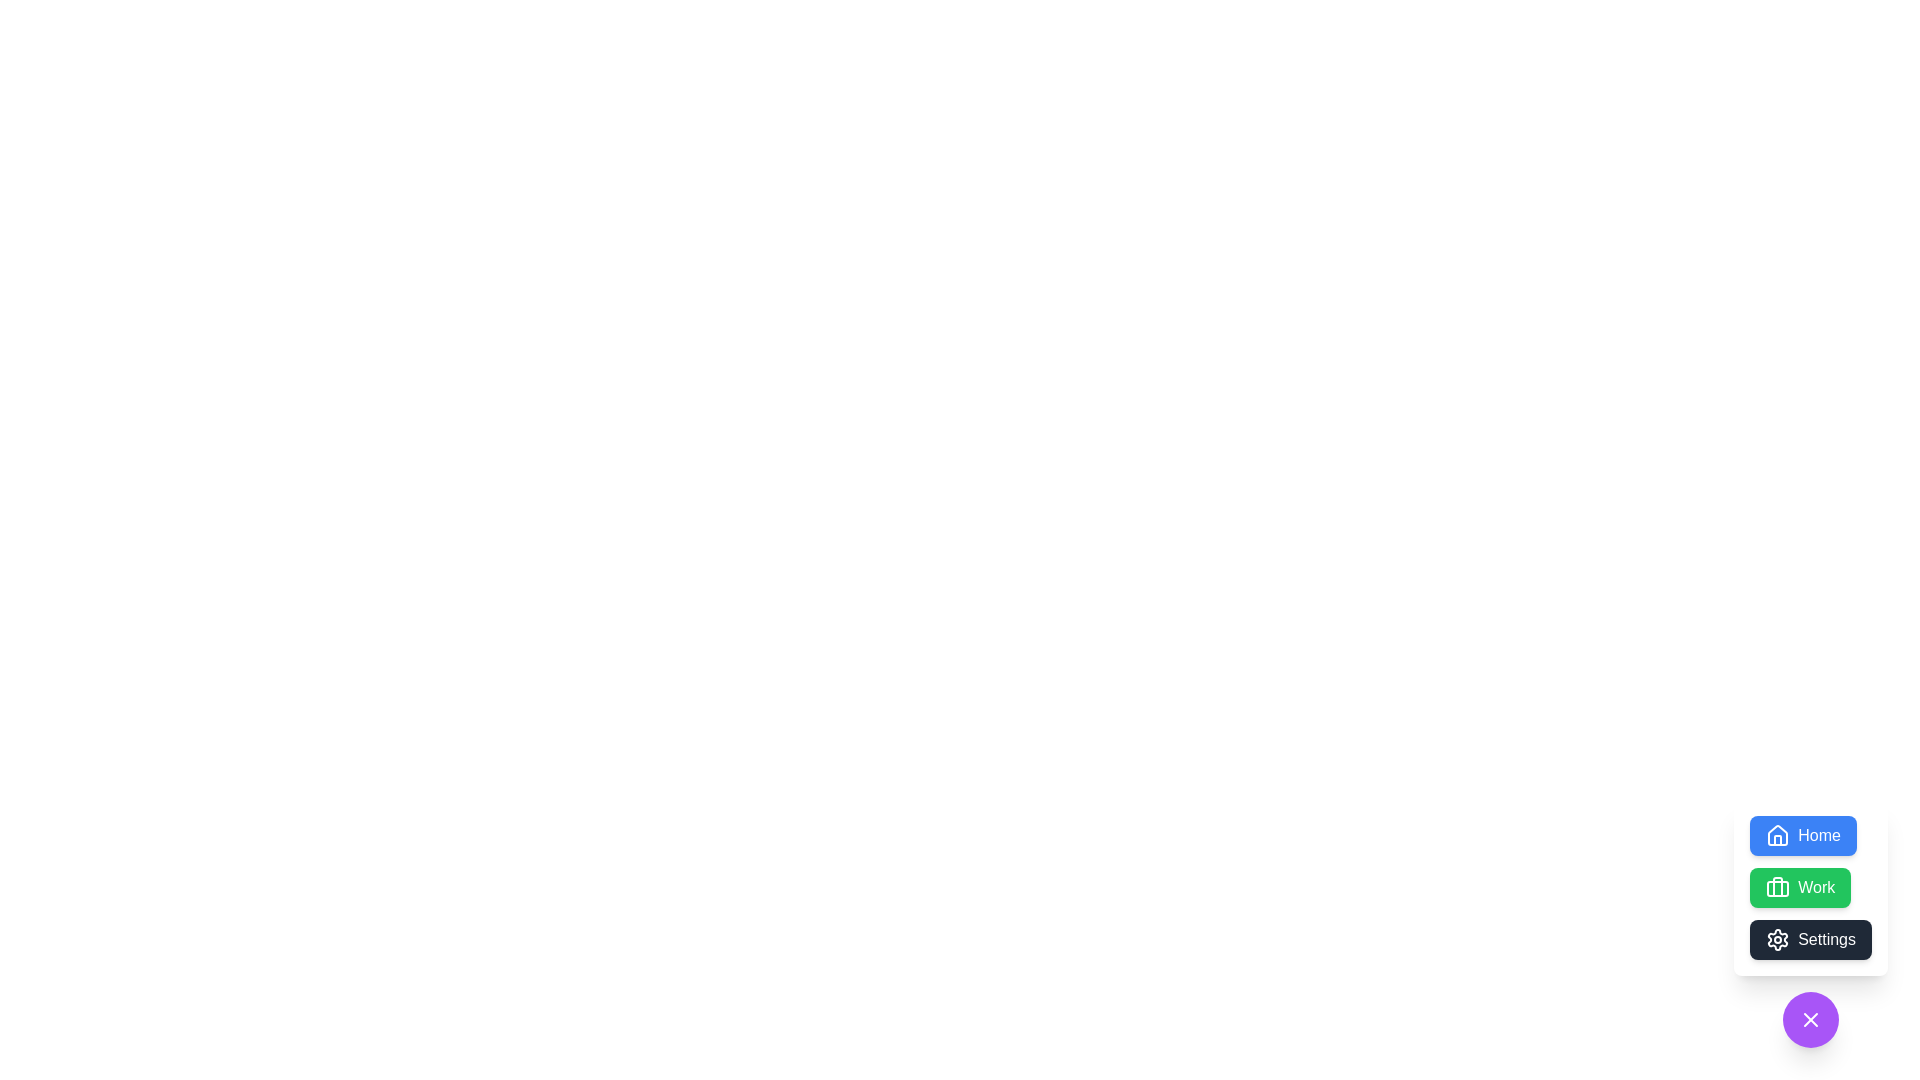 The width and height of the screenshot is (1920, 1080). What do you see at coordinates (1811, 1019) in the screenshot?
I see `the close or dismiss button located at the bottom-right corner of the vertical menu, beneath the 'Settings' option, to activate the hover effect` at bounding box center [1811, 1019].